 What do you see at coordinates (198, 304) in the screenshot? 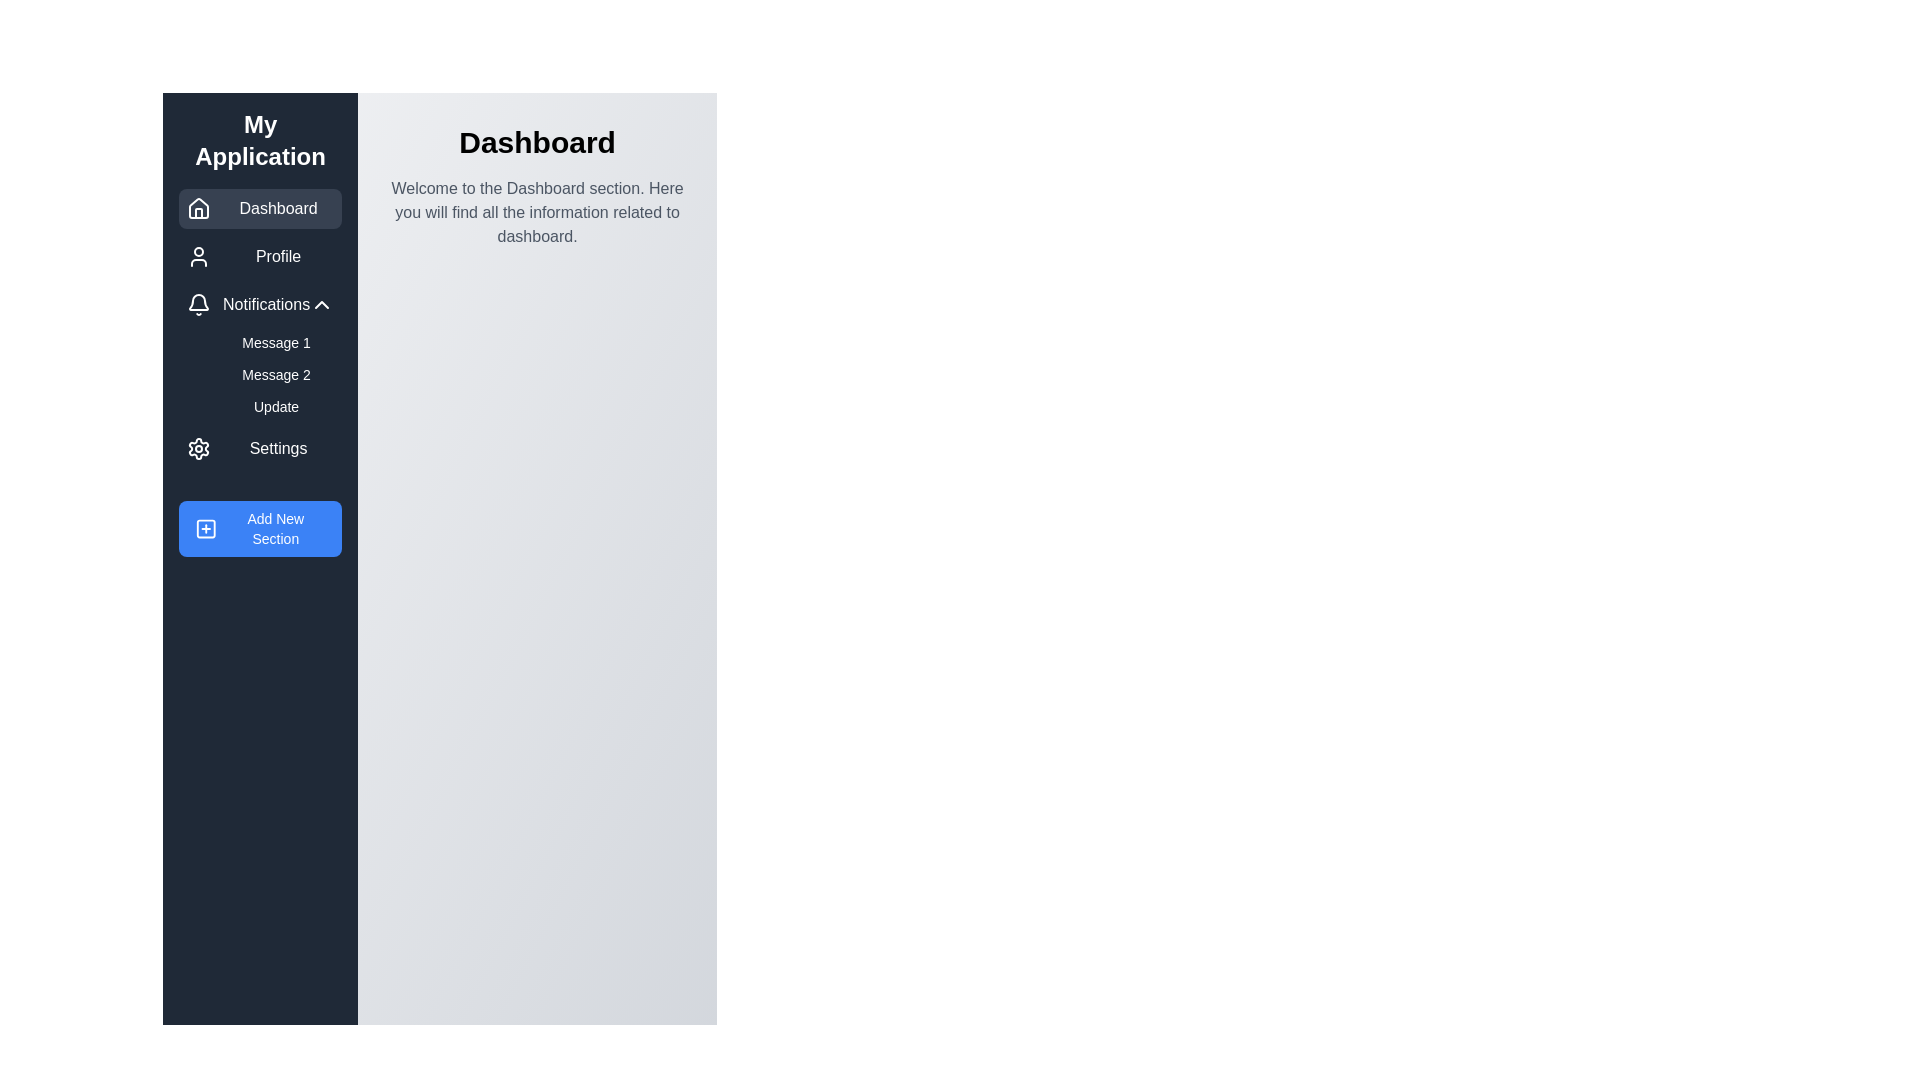
I see `the bell-shaped icon located in the left-hand vertical navigation bar` at bounding box center [198, 304].